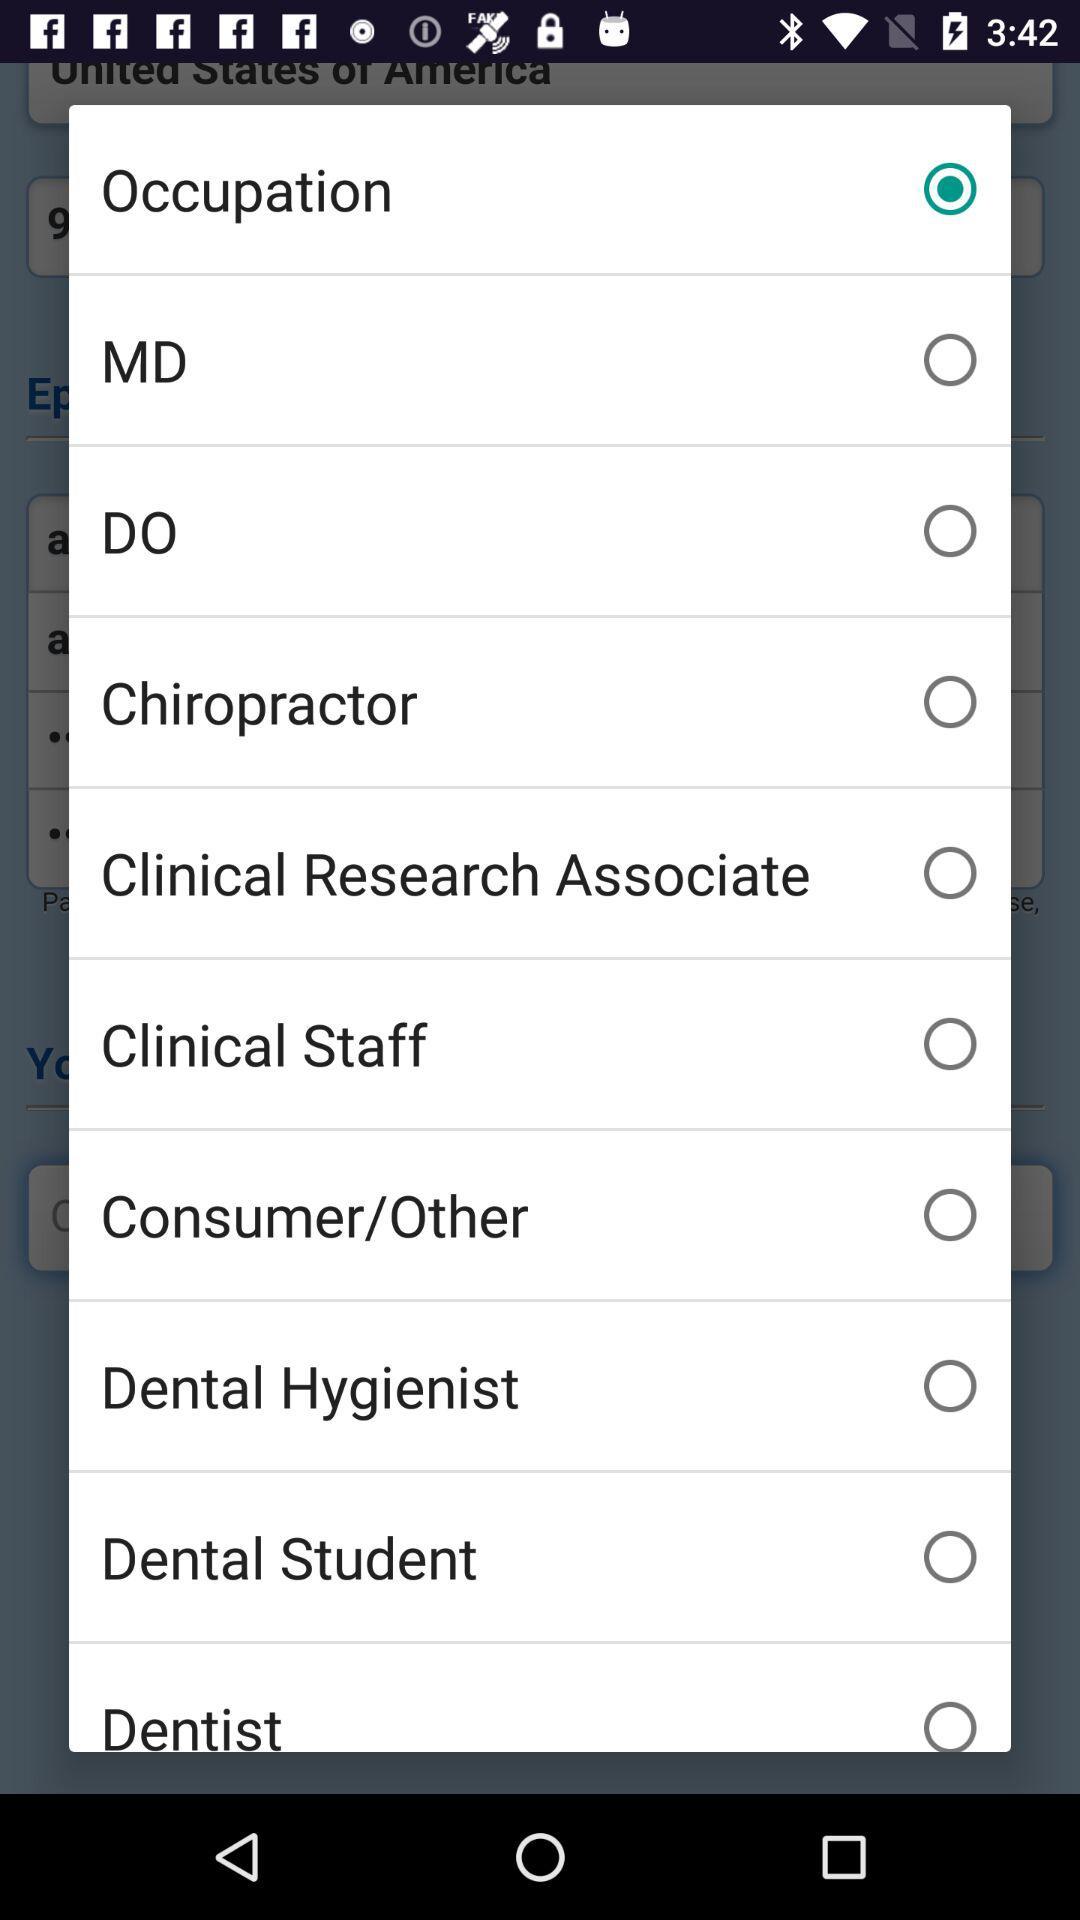 The width and height of the screenshot is (1080, 1920). What do you see at coordinates (540, 1213) in the screenshot?
I see `the item below clinical staff` at bounding box center [540, 1213].